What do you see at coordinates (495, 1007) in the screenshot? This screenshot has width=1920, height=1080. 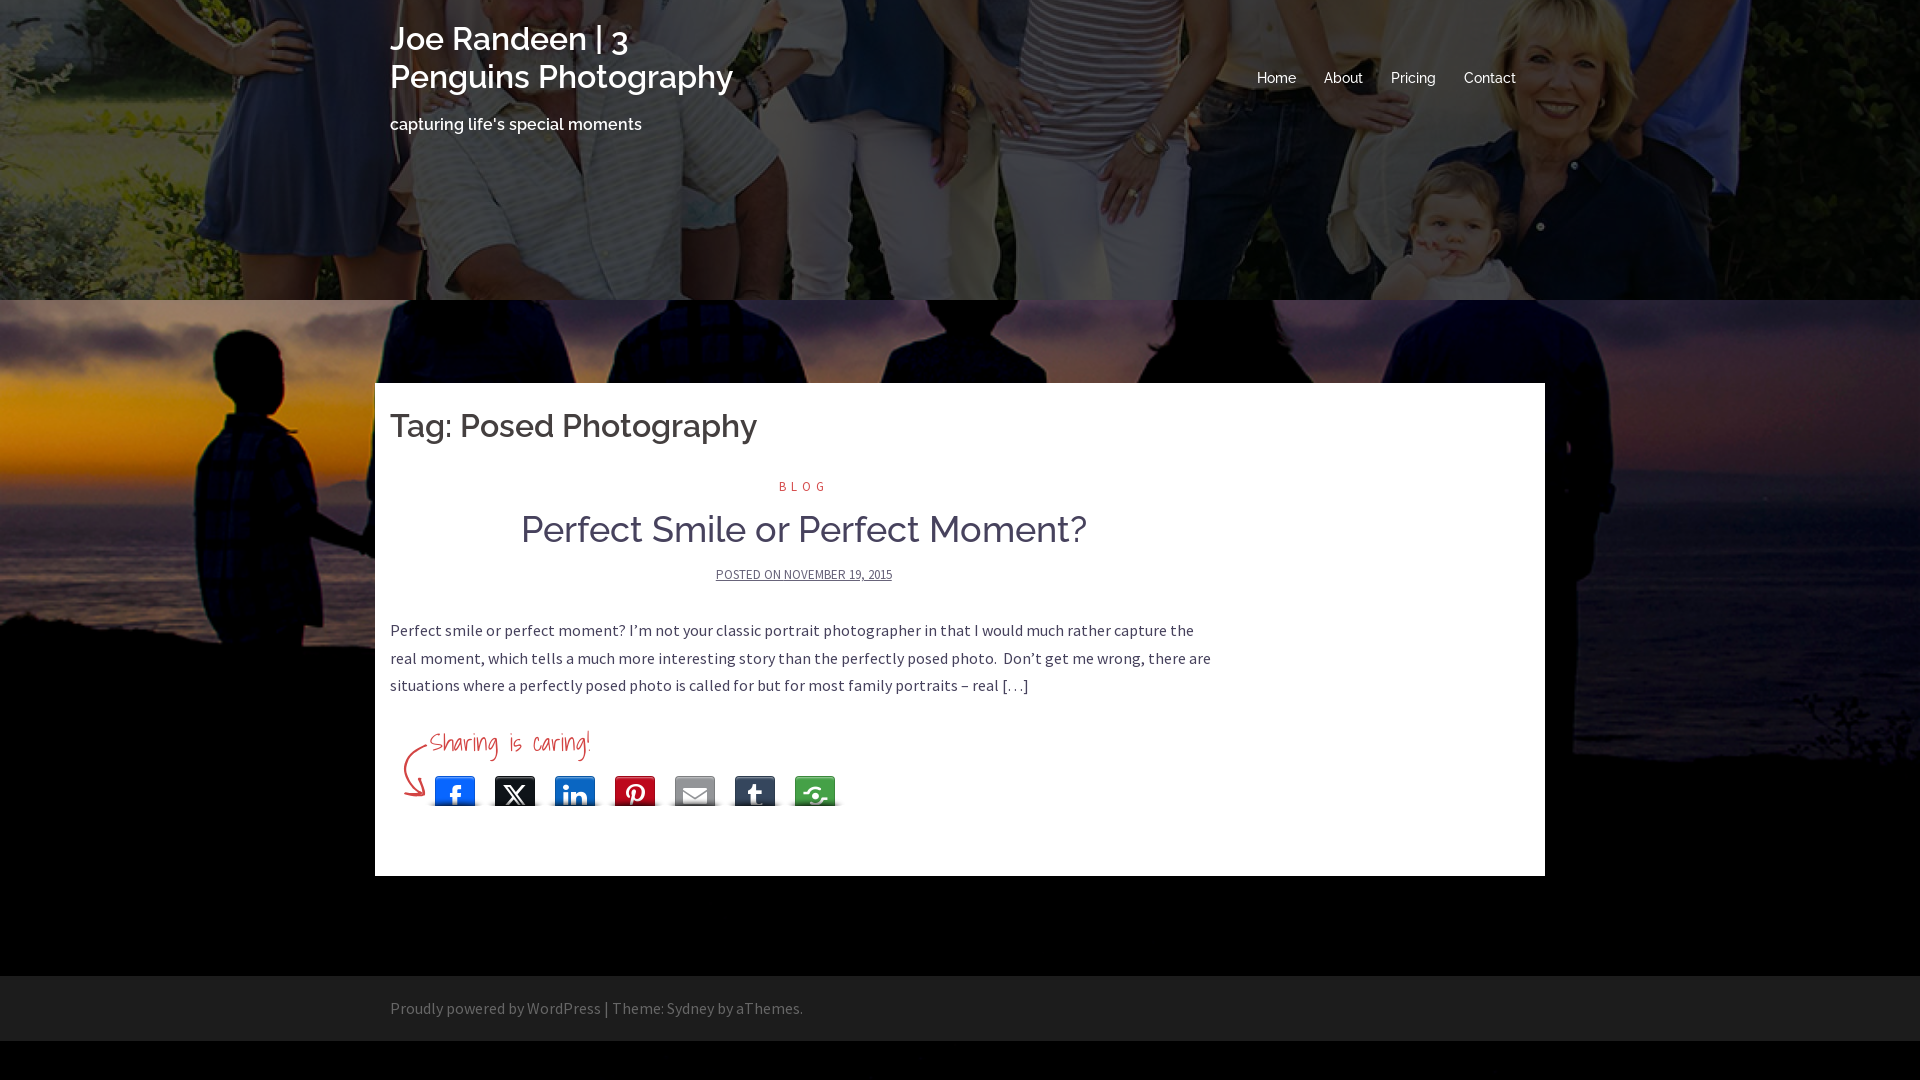 I see `'Proudly powered by WordPress'` at bounding box center [495, 1007].